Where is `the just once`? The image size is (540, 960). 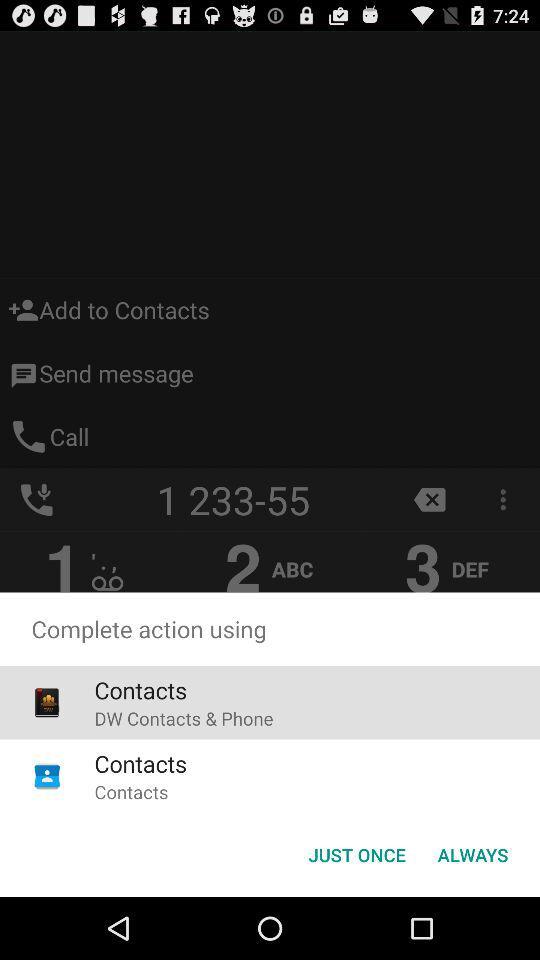
the just once is located at coordinates (356, 853).